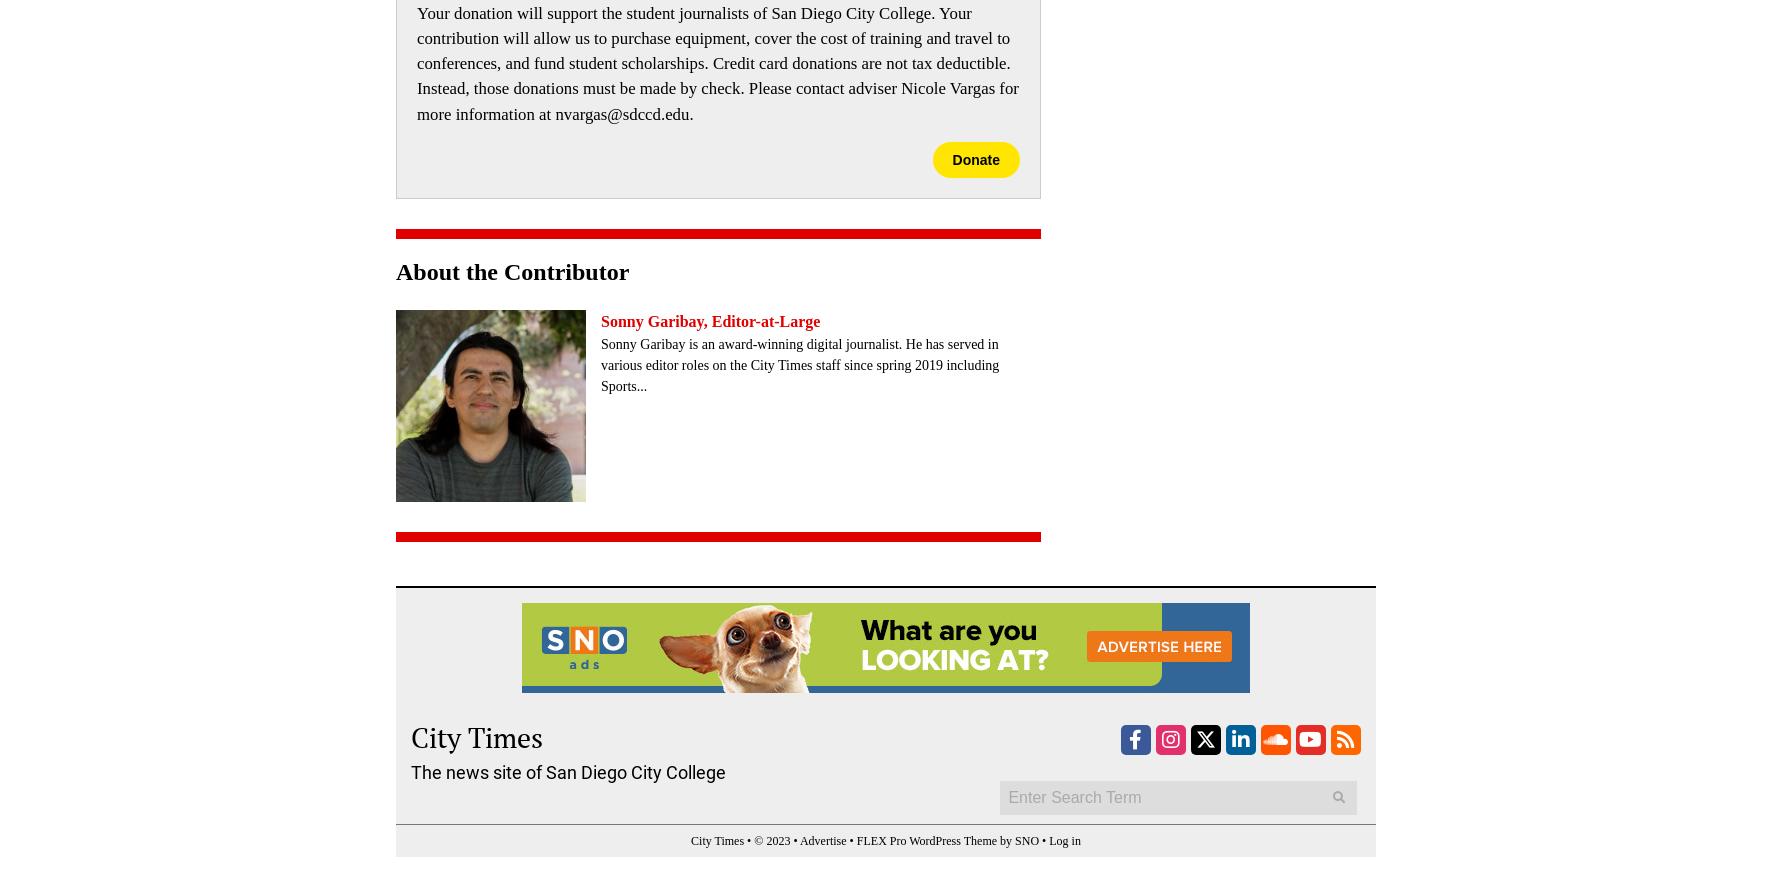 The height and width of the screenshot is (877, 1772). I want to click on 'Sonny Garibay is an award-winning digital journalist. He has served in various editor roles on the City Times staff since spring 2019 including Sports...', so click(601, 364).